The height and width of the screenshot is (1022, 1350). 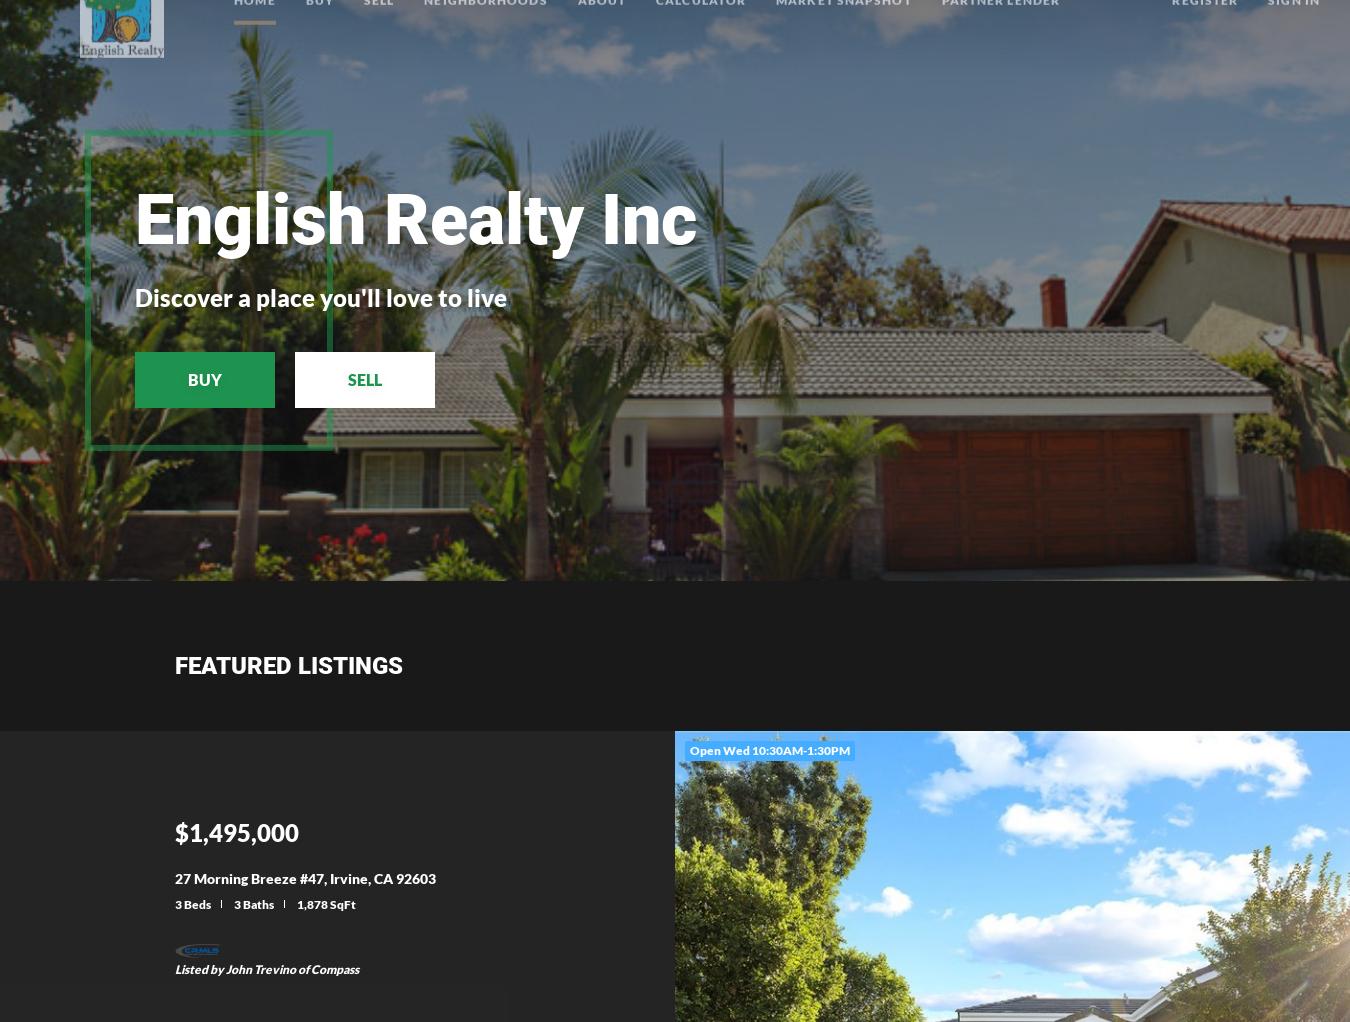 What do you see at coordinates (325, 902) in the screenshot?
I see `'1,878 SqFt'` at bounding box center [325, 902].